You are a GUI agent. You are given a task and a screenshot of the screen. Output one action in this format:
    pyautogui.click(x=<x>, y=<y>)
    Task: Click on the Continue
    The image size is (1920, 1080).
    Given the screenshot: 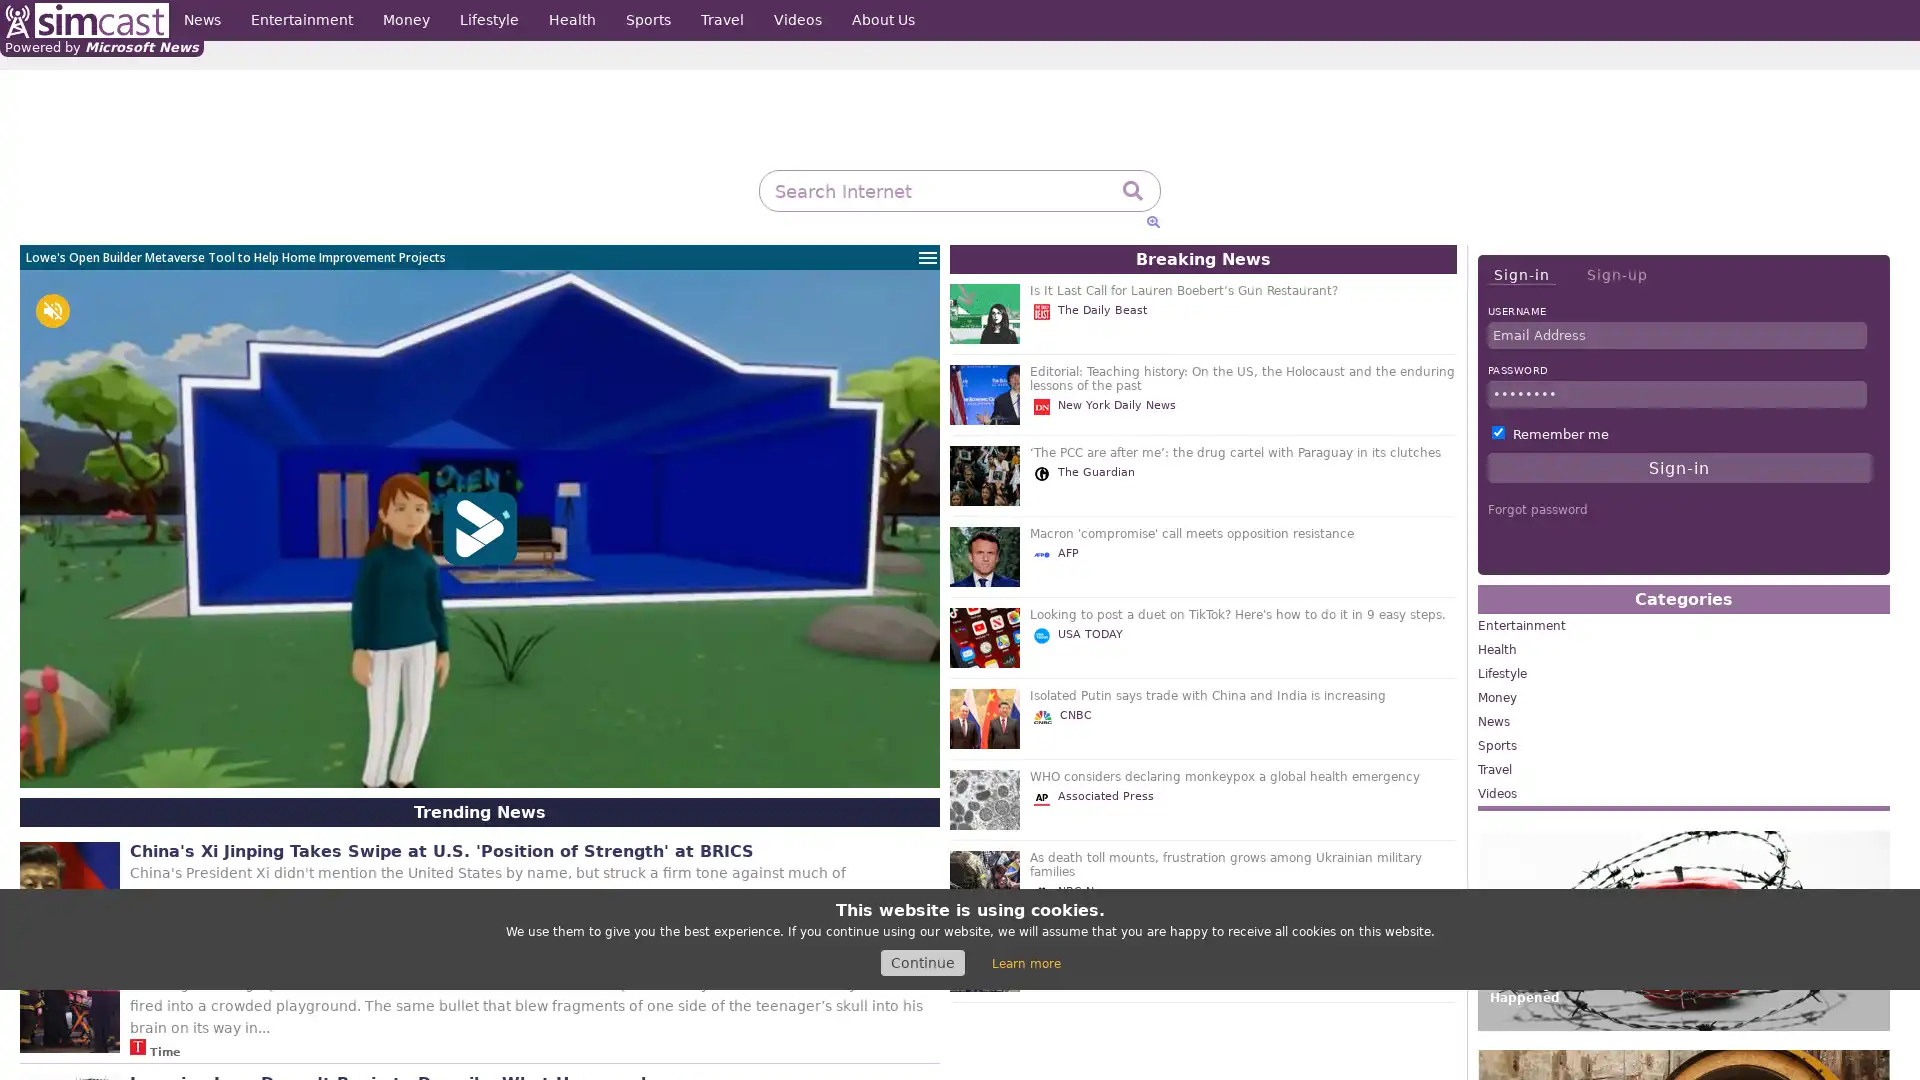 What is the action you would take?
    pyautogui.click(x=921, y=962)
    